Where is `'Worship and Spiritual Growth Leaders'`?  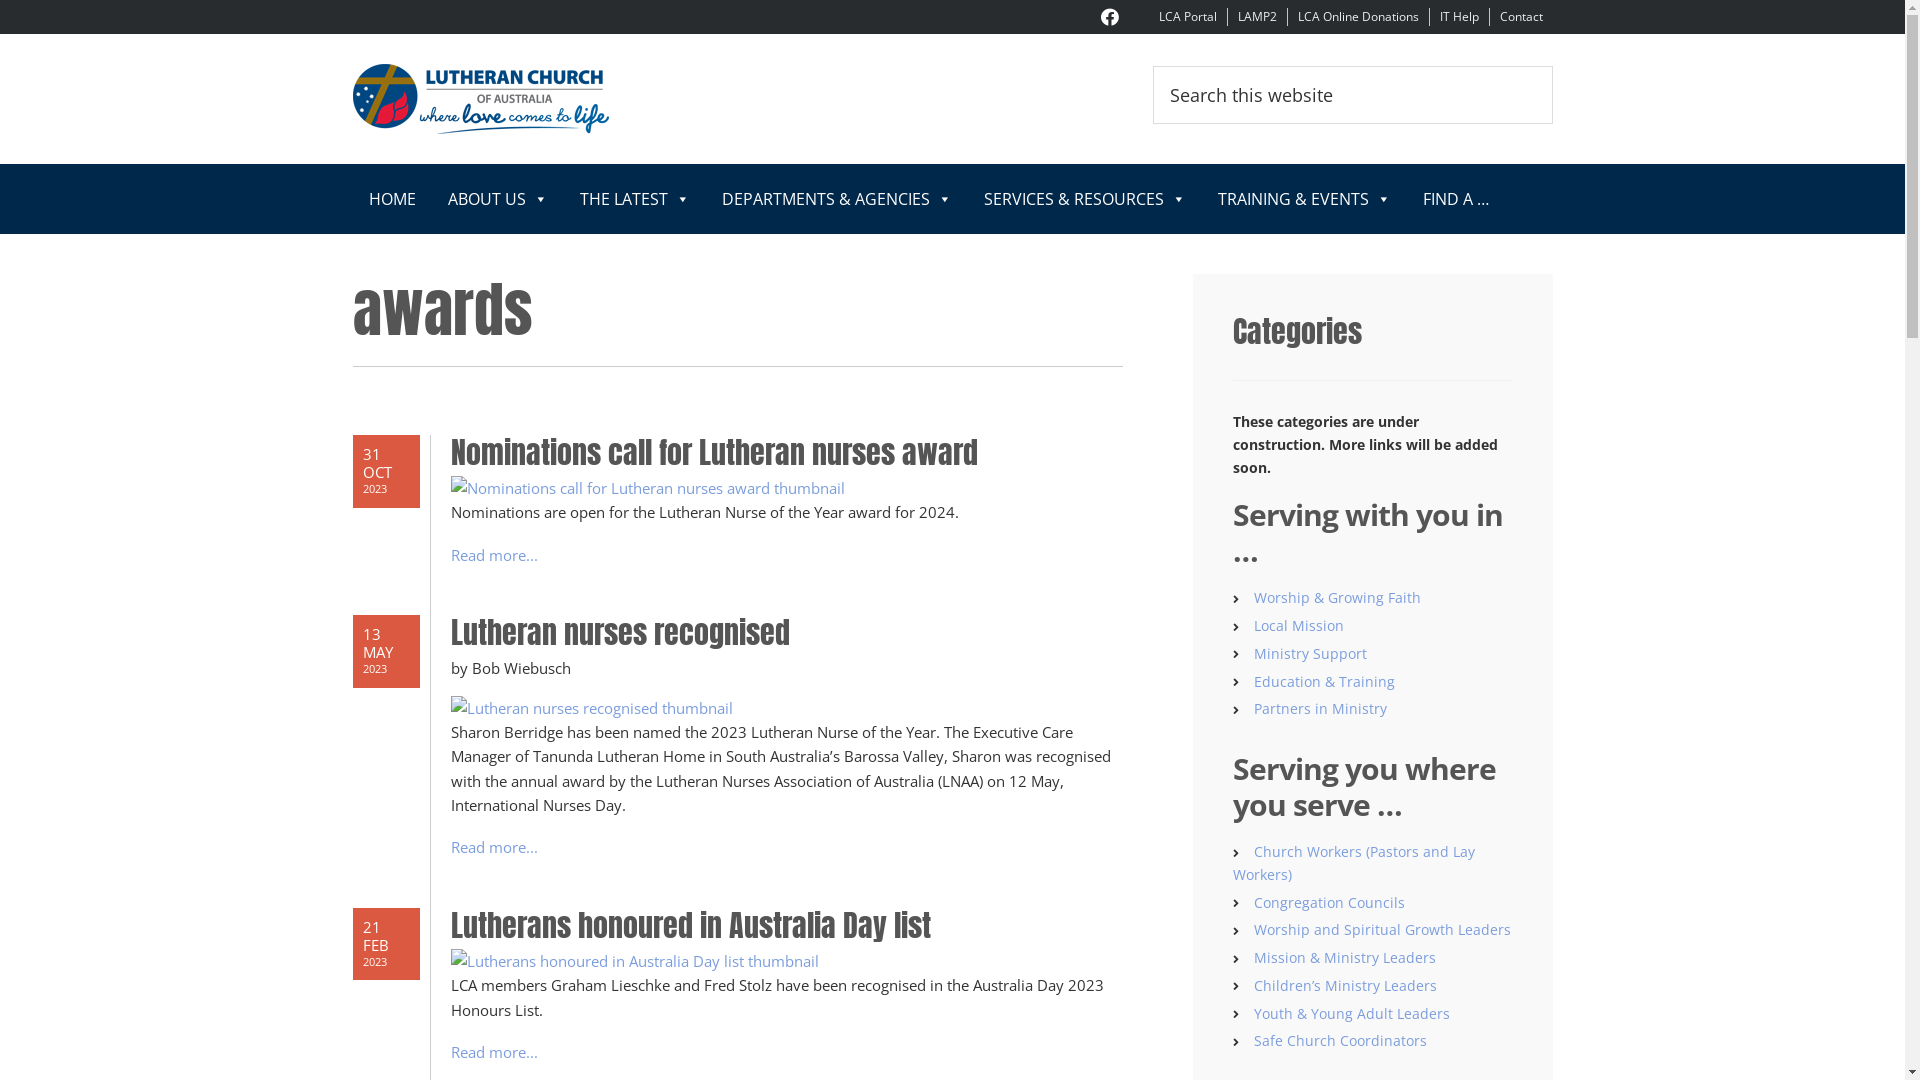 'Worship and Spiritual Growth Leaders' is located at coordinates (1252, 929).